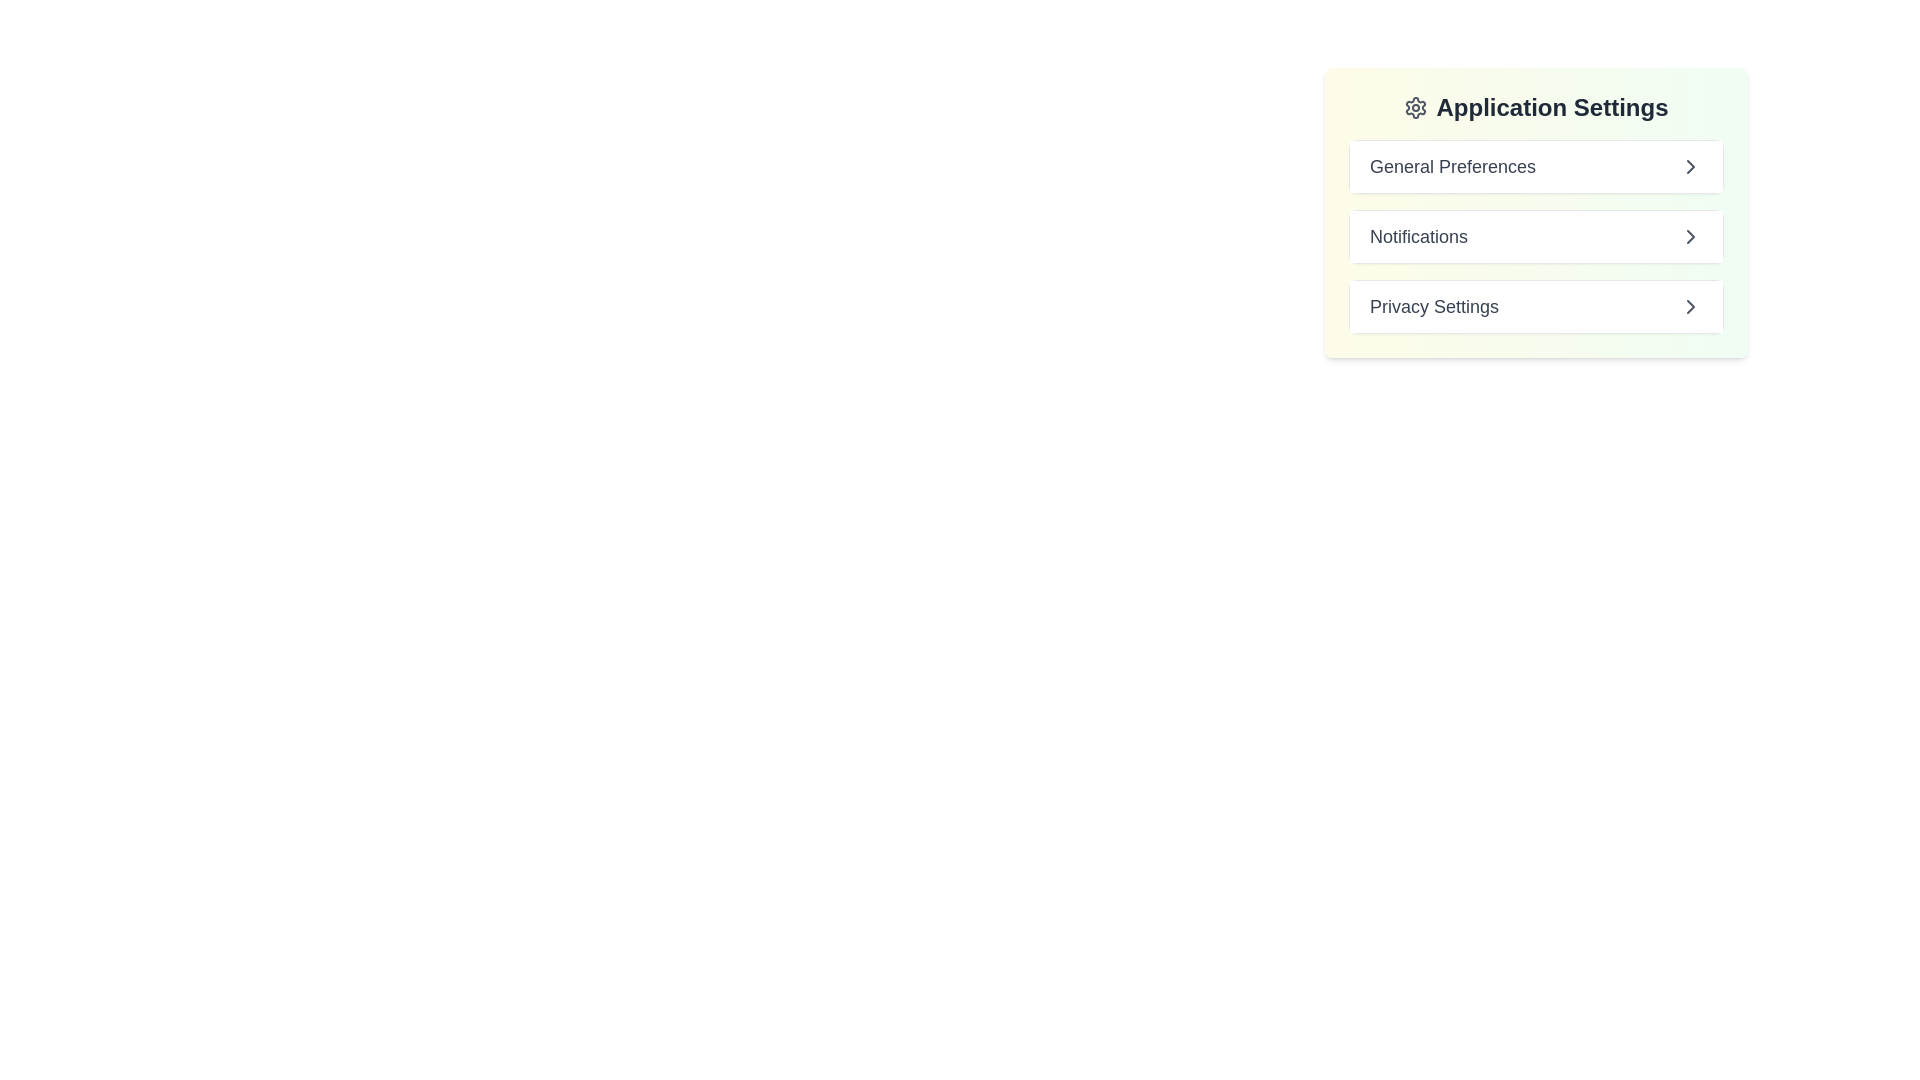  Describe the element at coordinates (1689, 165) in the screenshot. I see `the right-pointing arrow icon with a thin outline located inside the 'General Preferences' section of the 'Application Settings' panel` at that location.